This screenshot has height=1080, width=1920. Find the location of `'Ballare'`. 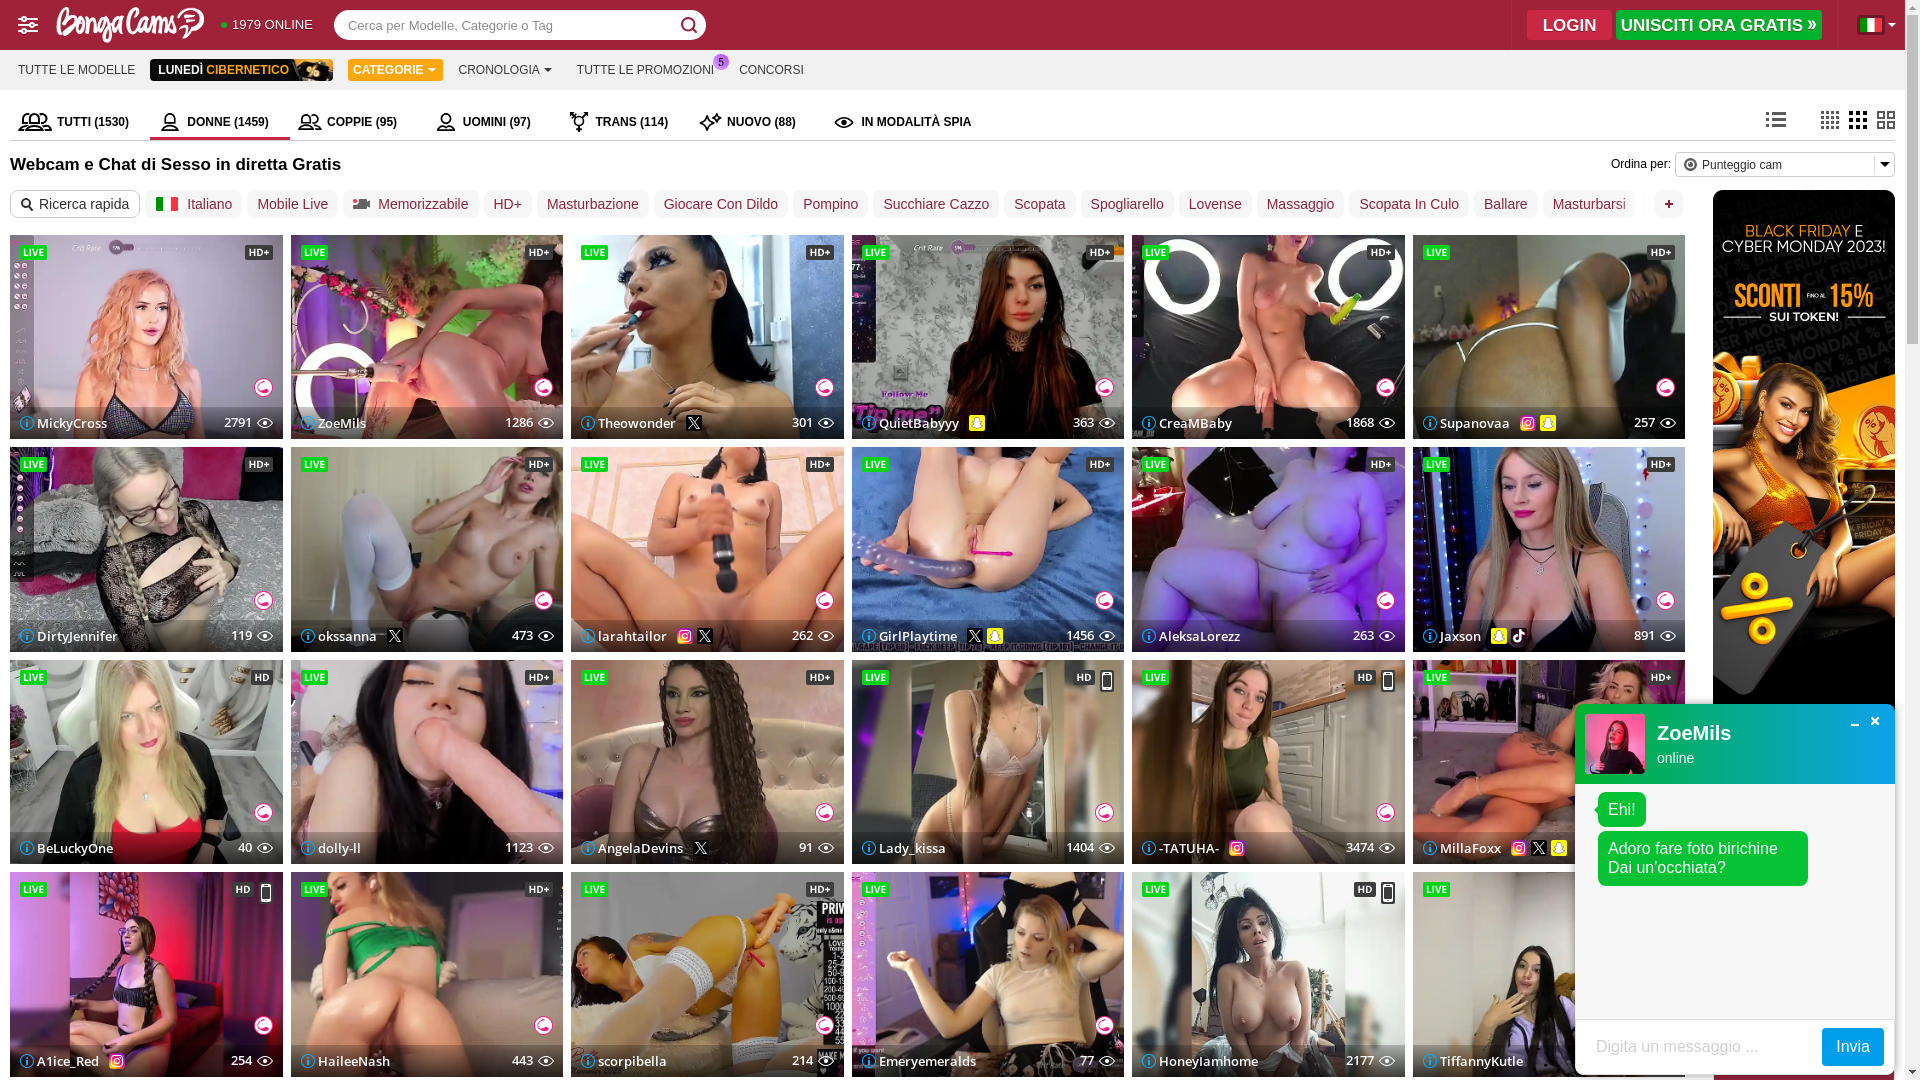

'Ballare' is located at coordinates (1506, 204).